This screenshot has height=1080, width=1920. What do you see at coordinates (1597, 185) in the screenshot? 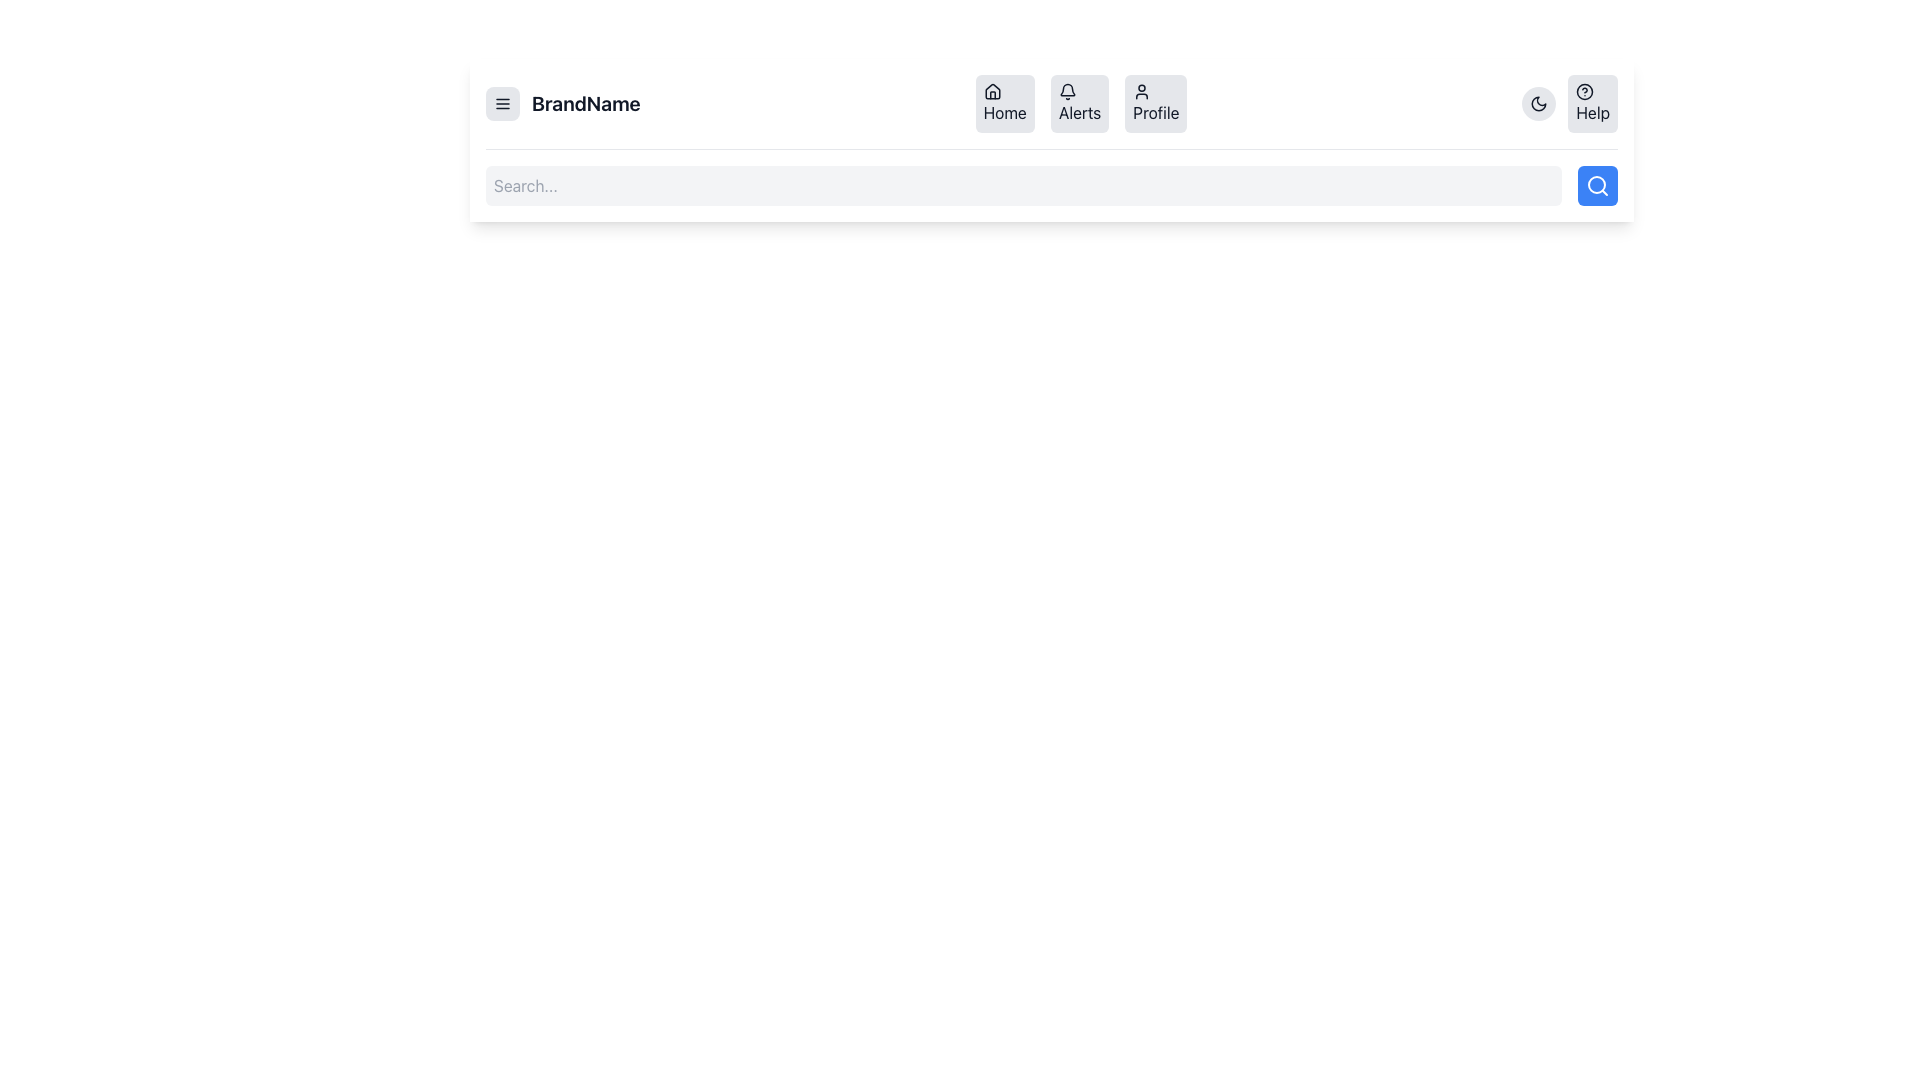
I see `the search icon embedded within the search button located at the far right of the navigation bar to initiate the search action` at bounding box center [1597, 185].